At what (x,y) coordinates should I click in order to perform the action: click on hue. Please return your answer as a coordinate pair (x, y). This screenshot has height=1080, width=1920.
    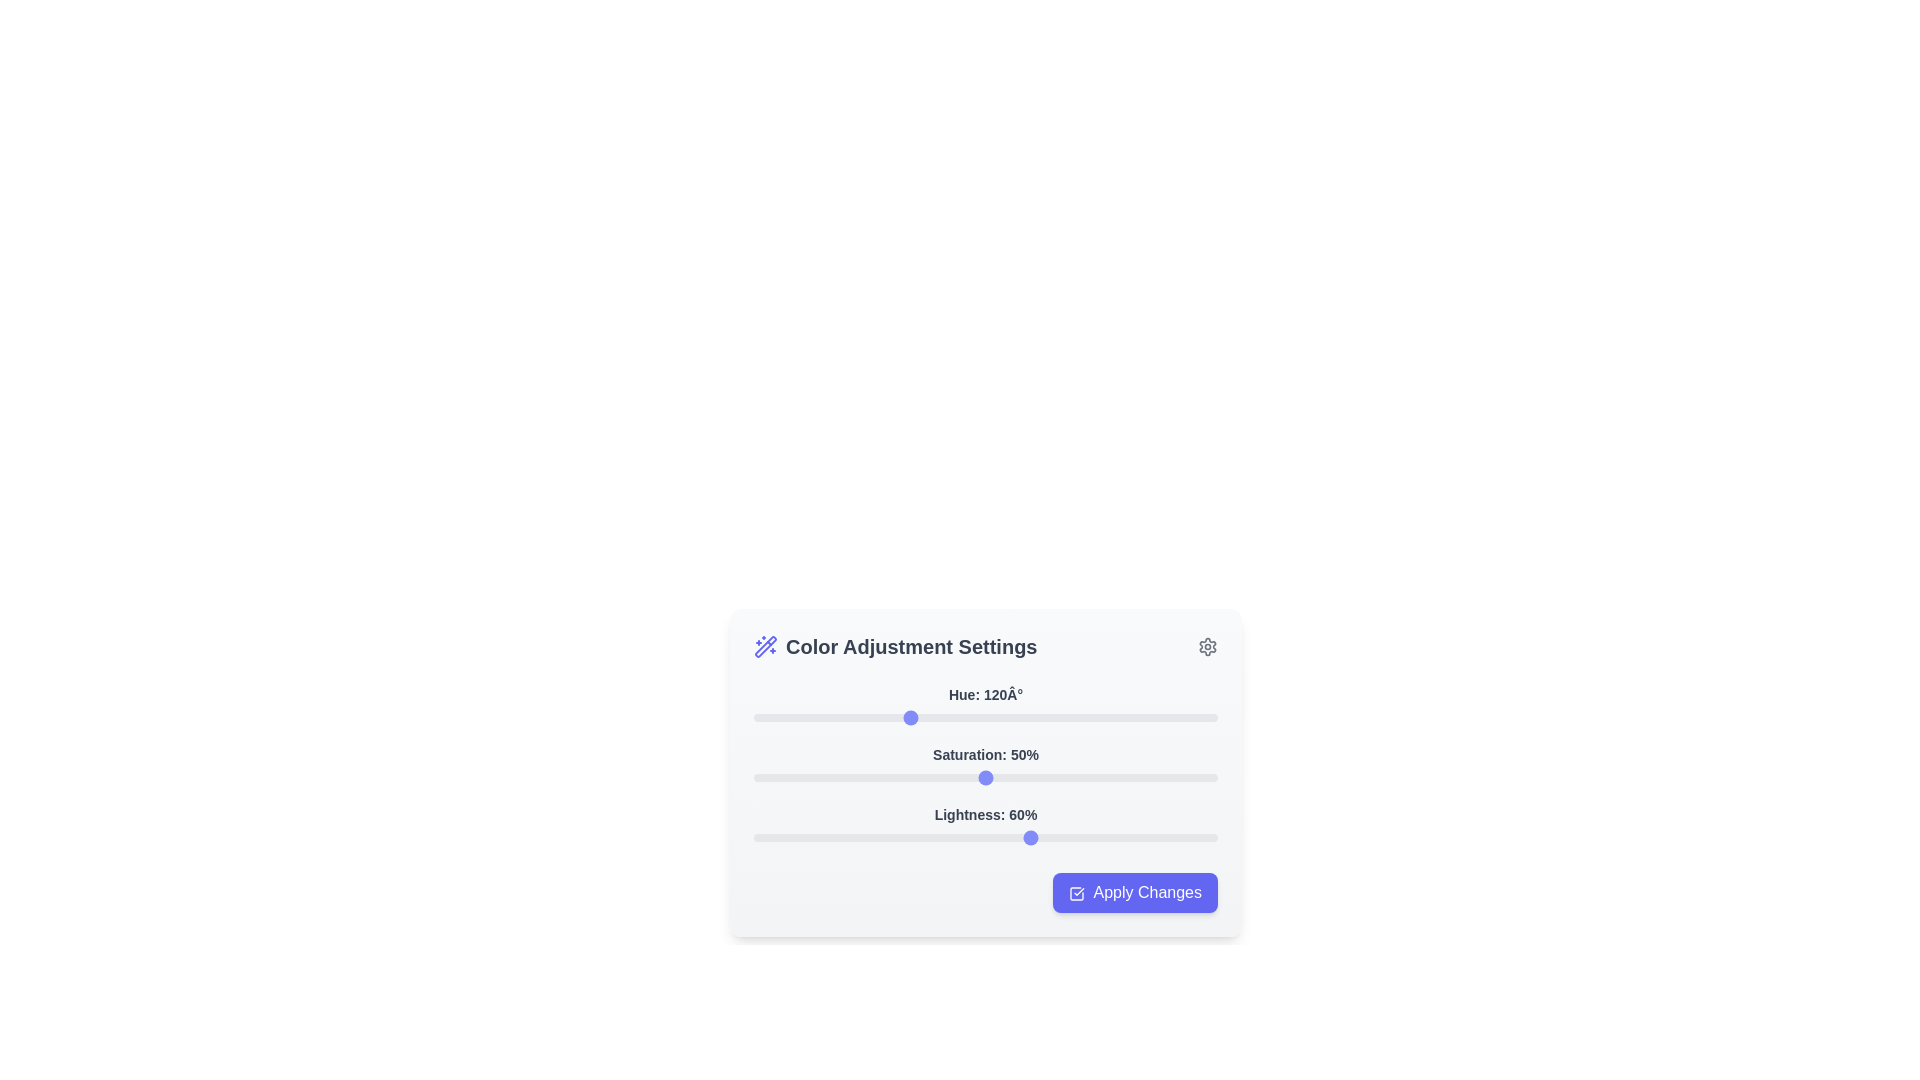
    Looking at the image, I should click on (1175, 716).